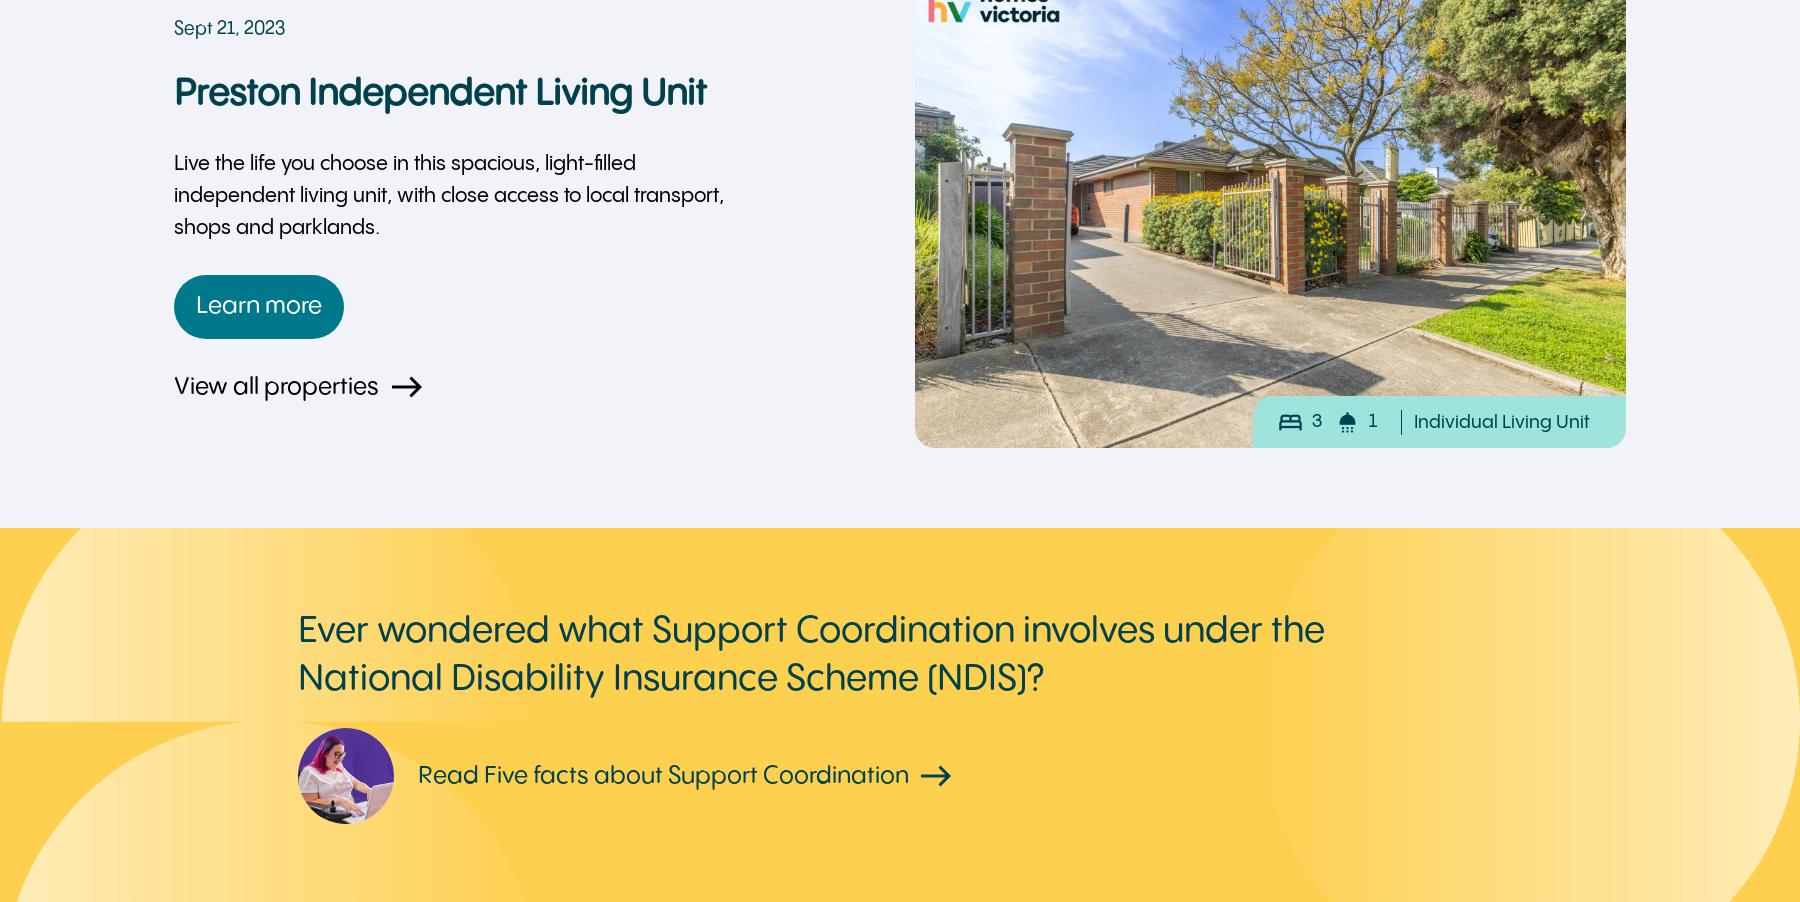 This screenshot has height=902, width=1800. Describe the element at coordinates (1317, 421) in the screenshot. I see `'3'` at that location.